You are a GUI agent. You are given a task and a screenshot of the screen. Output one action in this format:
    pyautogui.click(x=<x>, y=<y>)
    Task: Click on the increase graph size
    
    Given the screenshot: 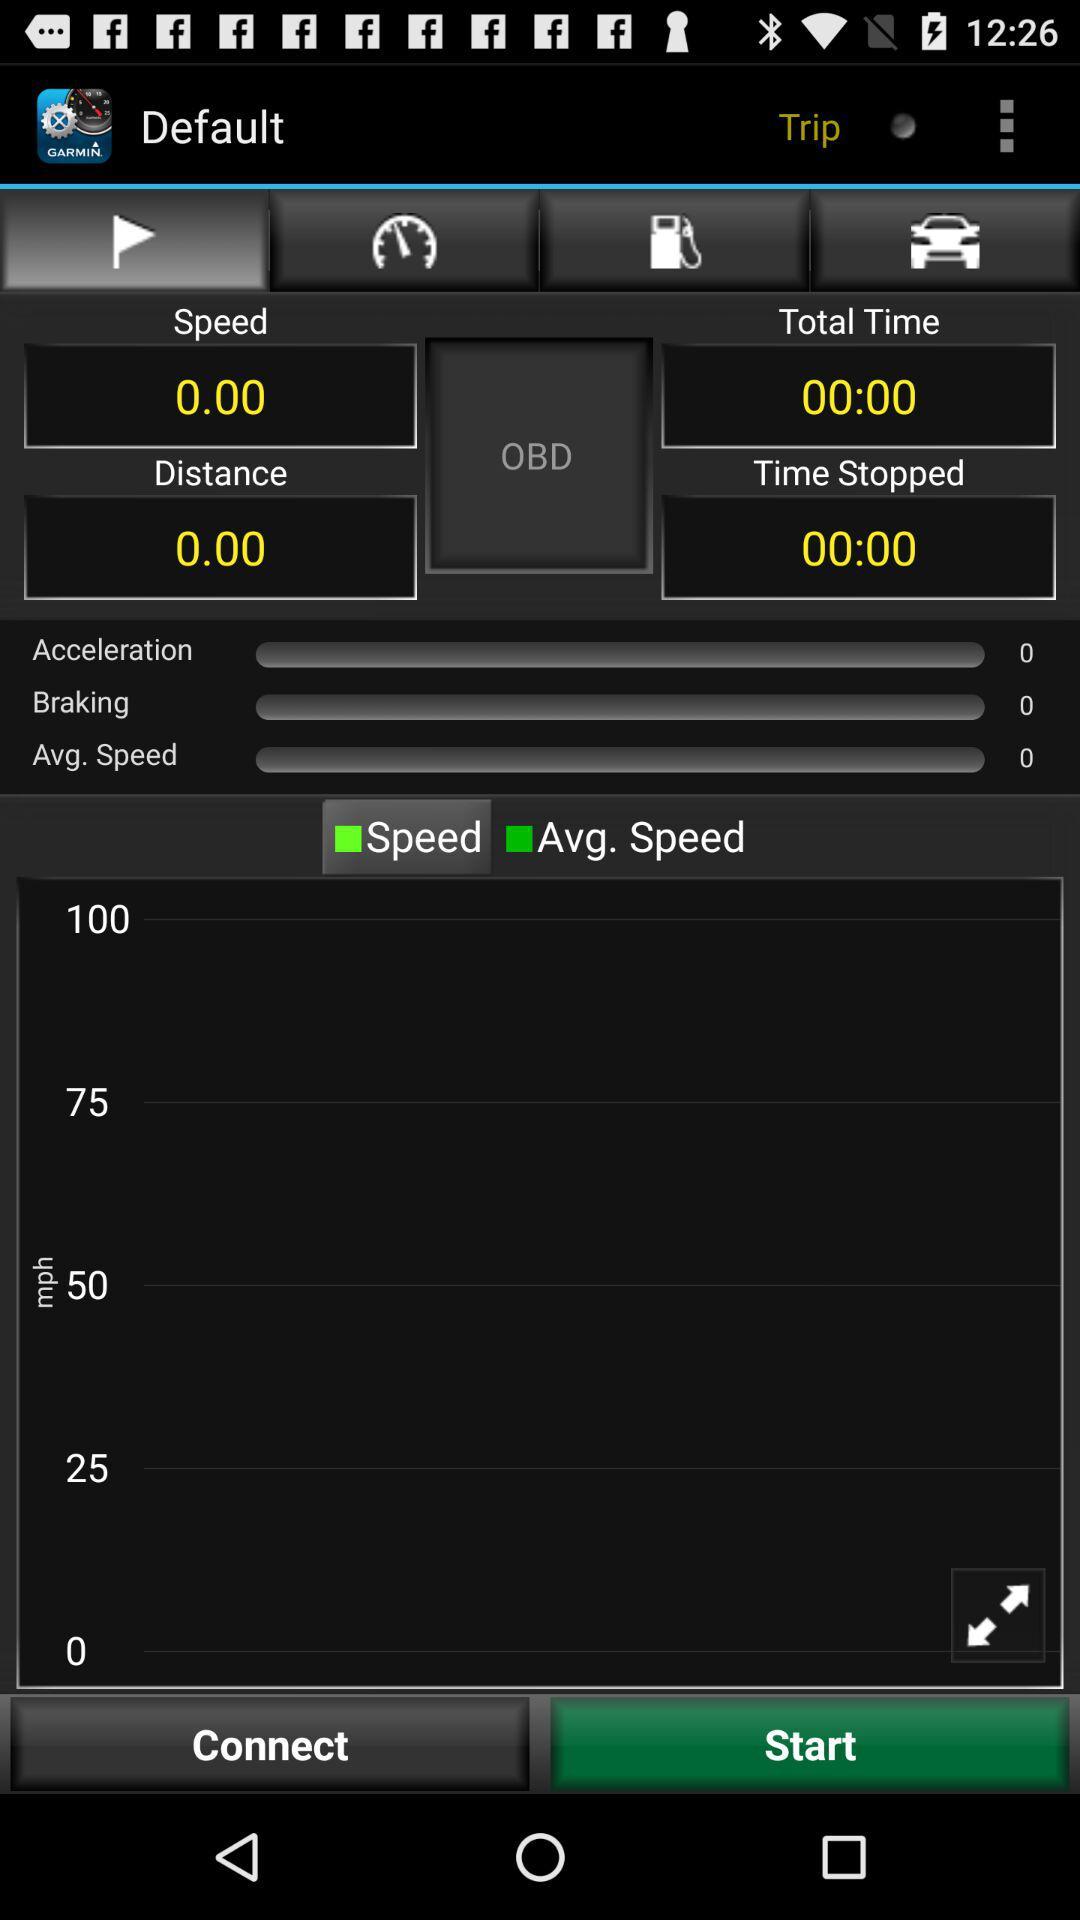 What is the action you would take?
    pyautogui.click(x=1011, y=1628)
    